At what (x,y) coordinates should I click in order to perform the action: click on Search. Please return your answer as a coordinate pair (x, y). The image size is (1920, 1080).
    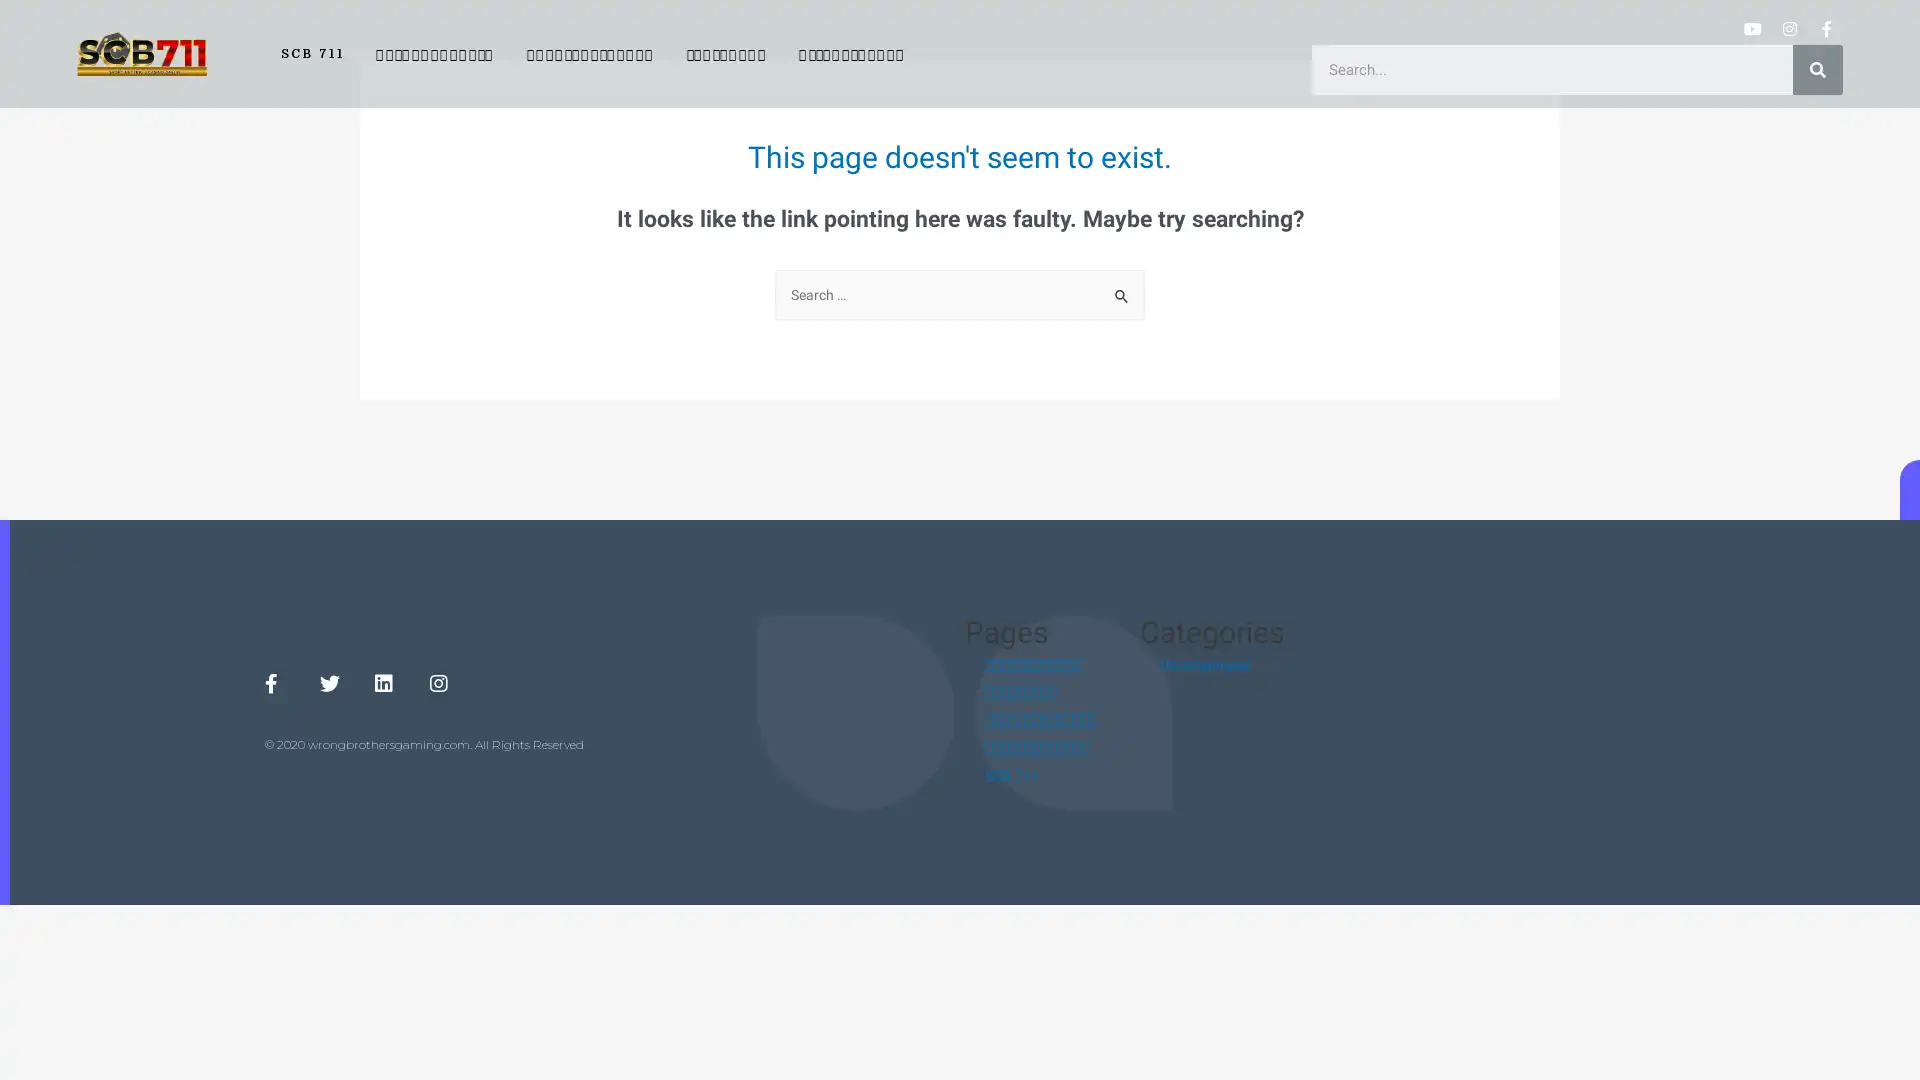
    Looking at the image, I should click on (1818, 68).